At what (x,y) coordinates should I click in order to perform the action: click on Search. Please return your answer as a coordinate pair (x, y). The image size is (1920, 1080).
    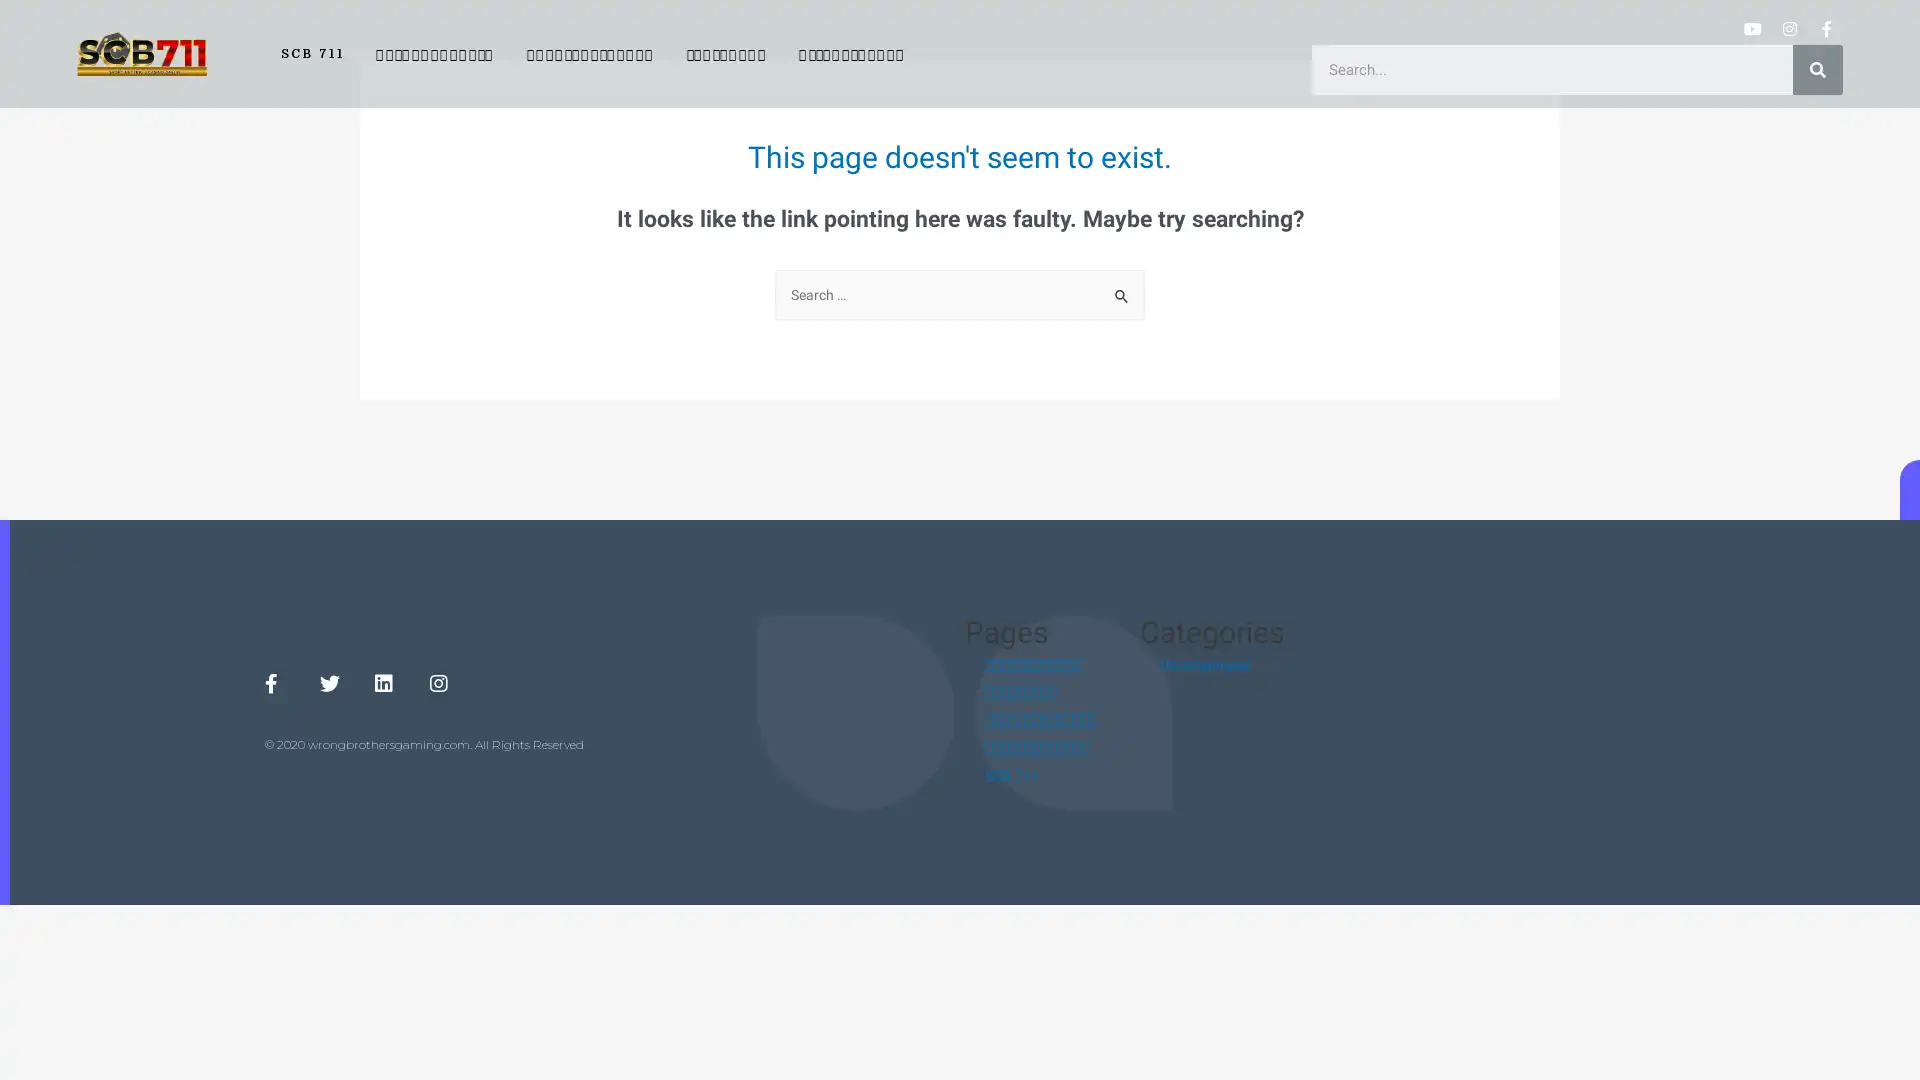
    Looking at the image, I should click on (1818, 68).